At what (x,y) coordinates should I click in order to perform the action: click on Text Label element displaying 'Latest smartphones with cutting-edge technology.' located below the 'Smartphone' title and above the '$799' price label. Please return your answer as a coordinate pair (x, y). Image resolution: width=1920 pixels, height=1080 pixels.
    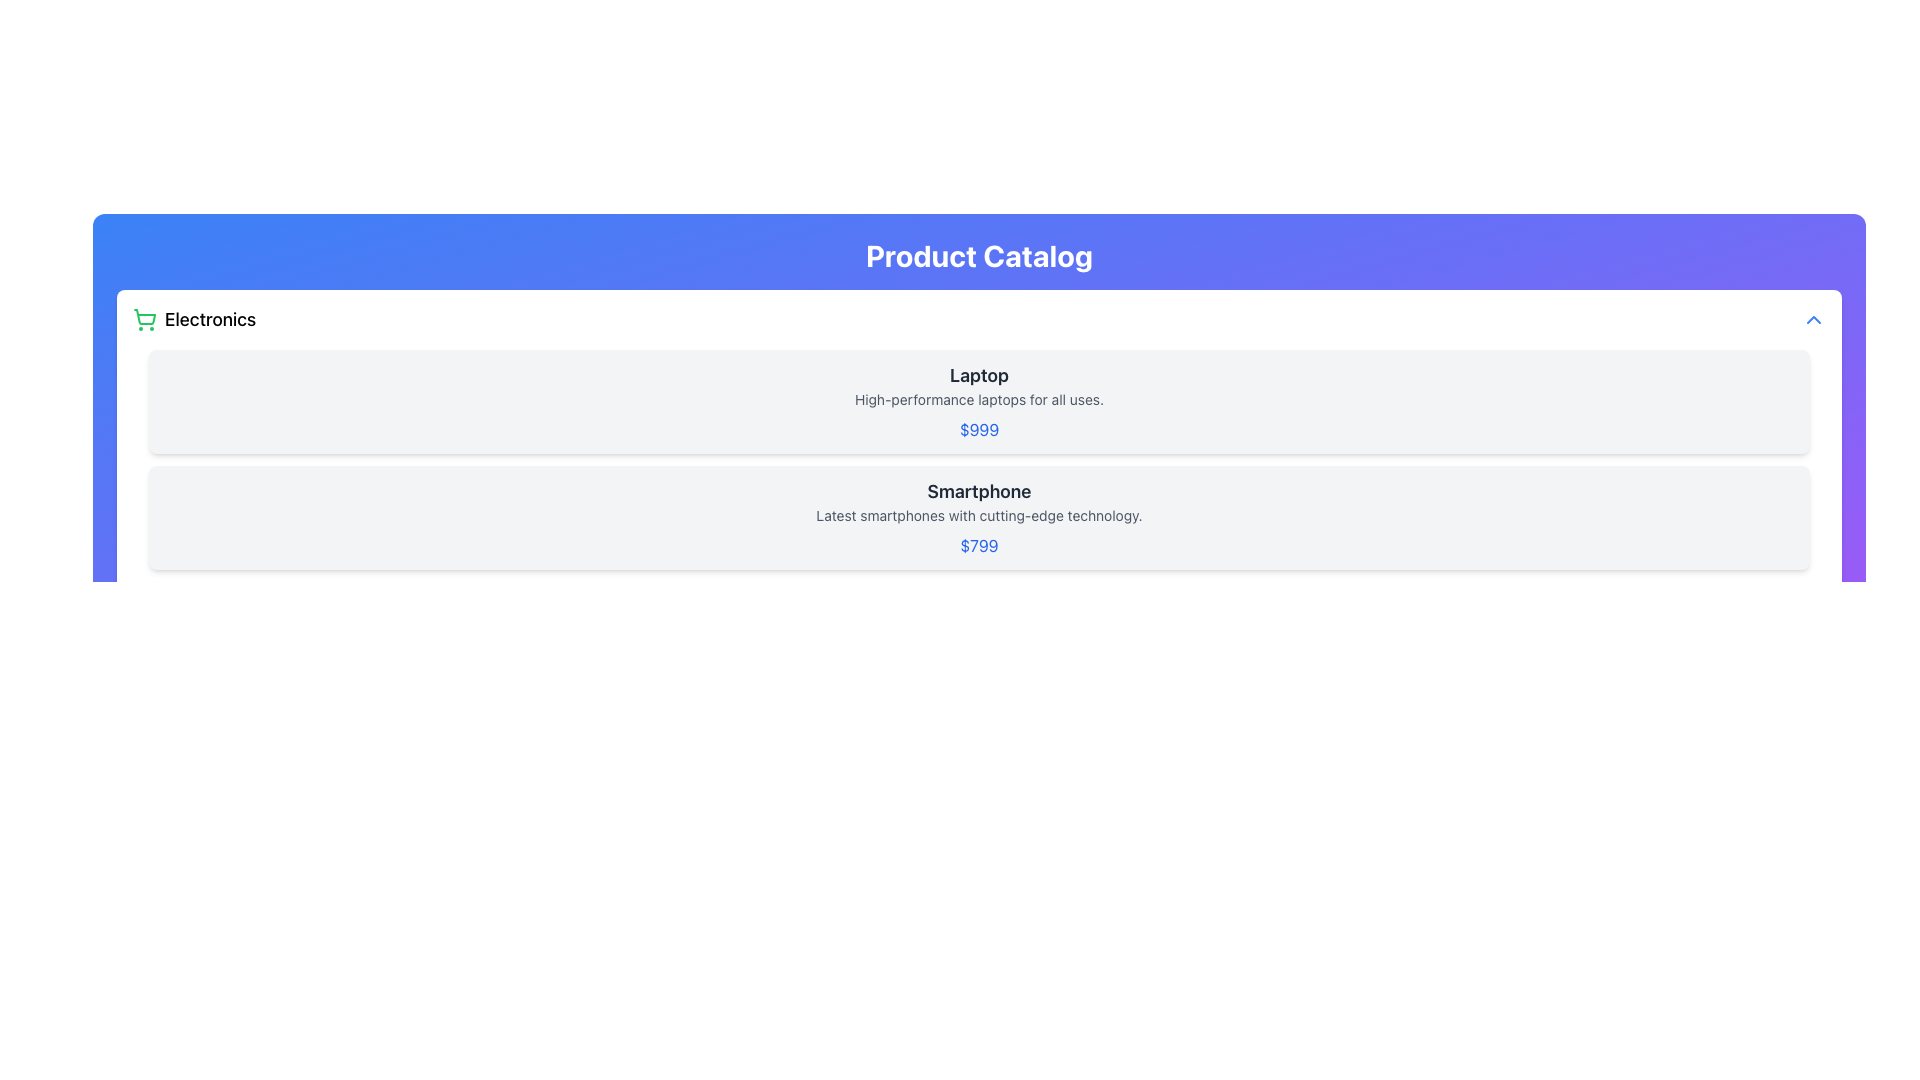
    Looking at the image, I should click on (979, 515).